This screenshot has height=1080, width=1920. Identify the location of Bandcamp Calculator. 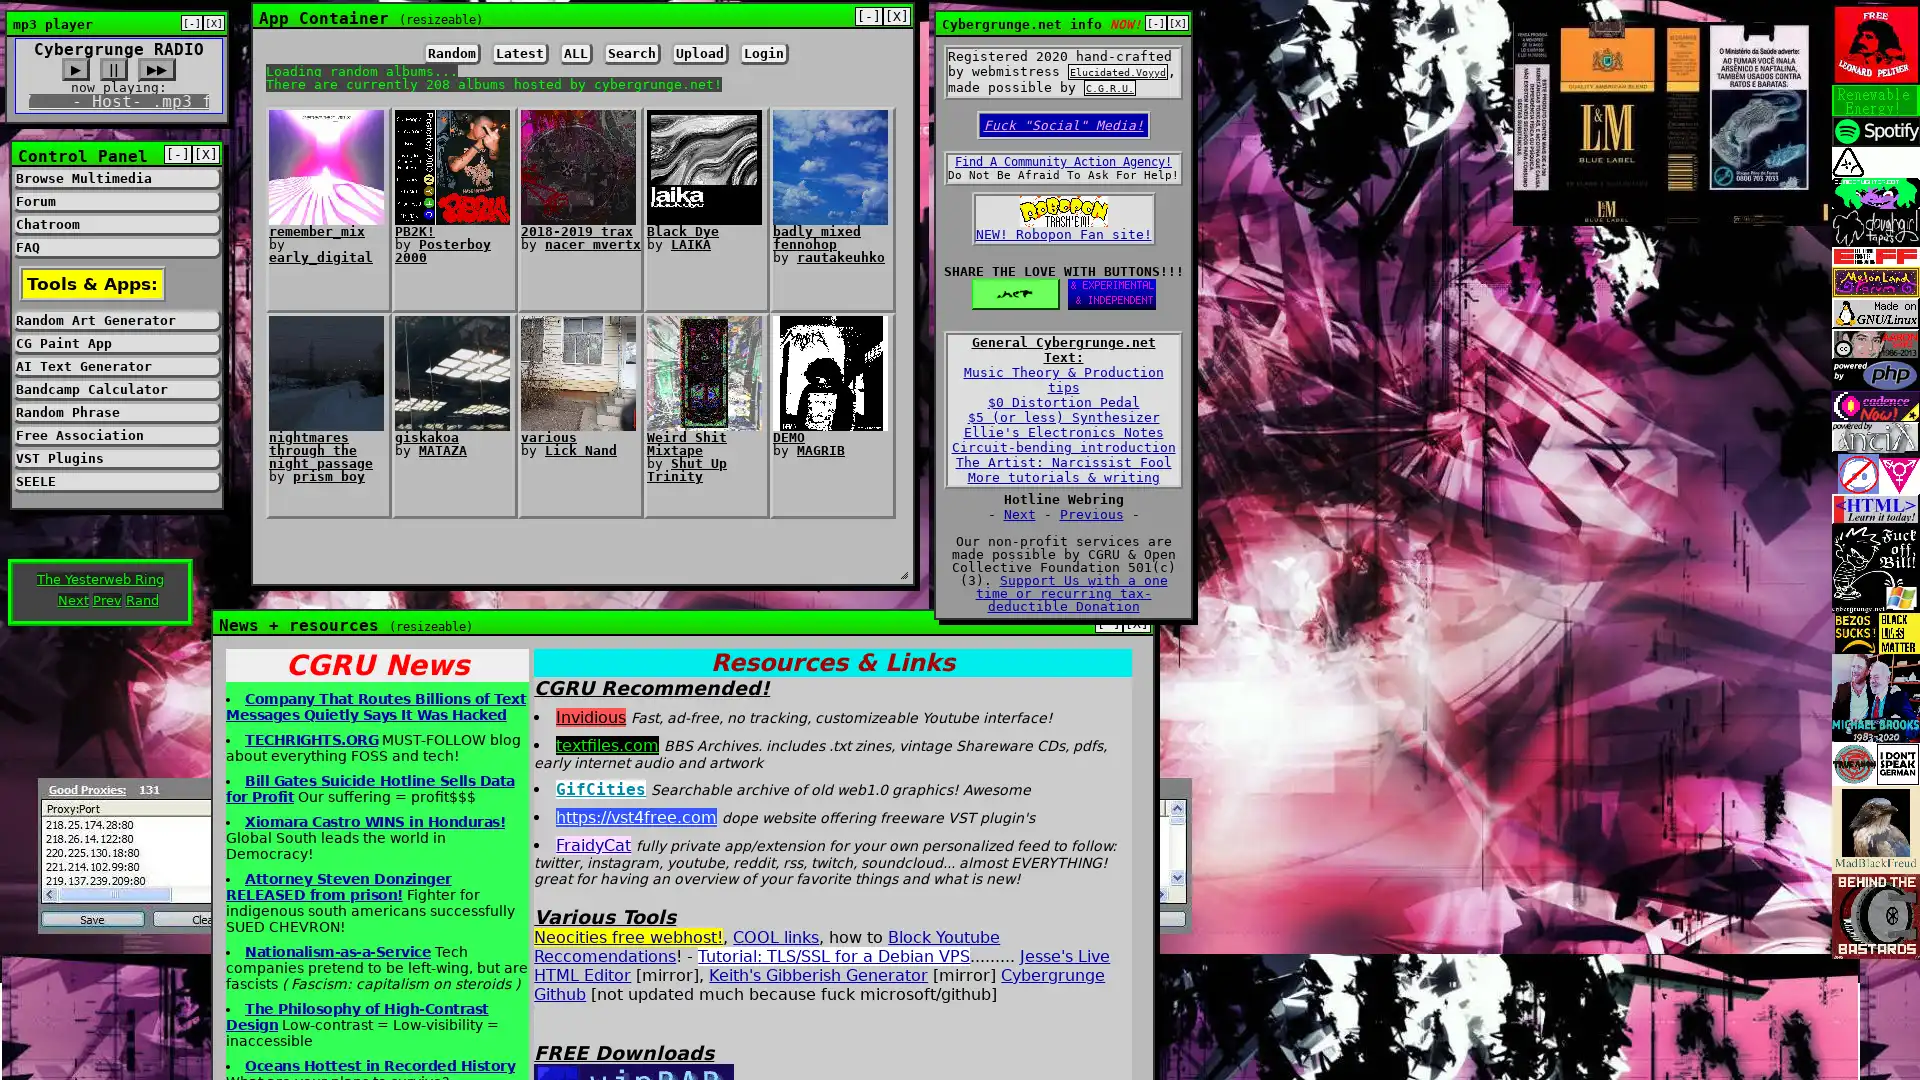
(115, 389).